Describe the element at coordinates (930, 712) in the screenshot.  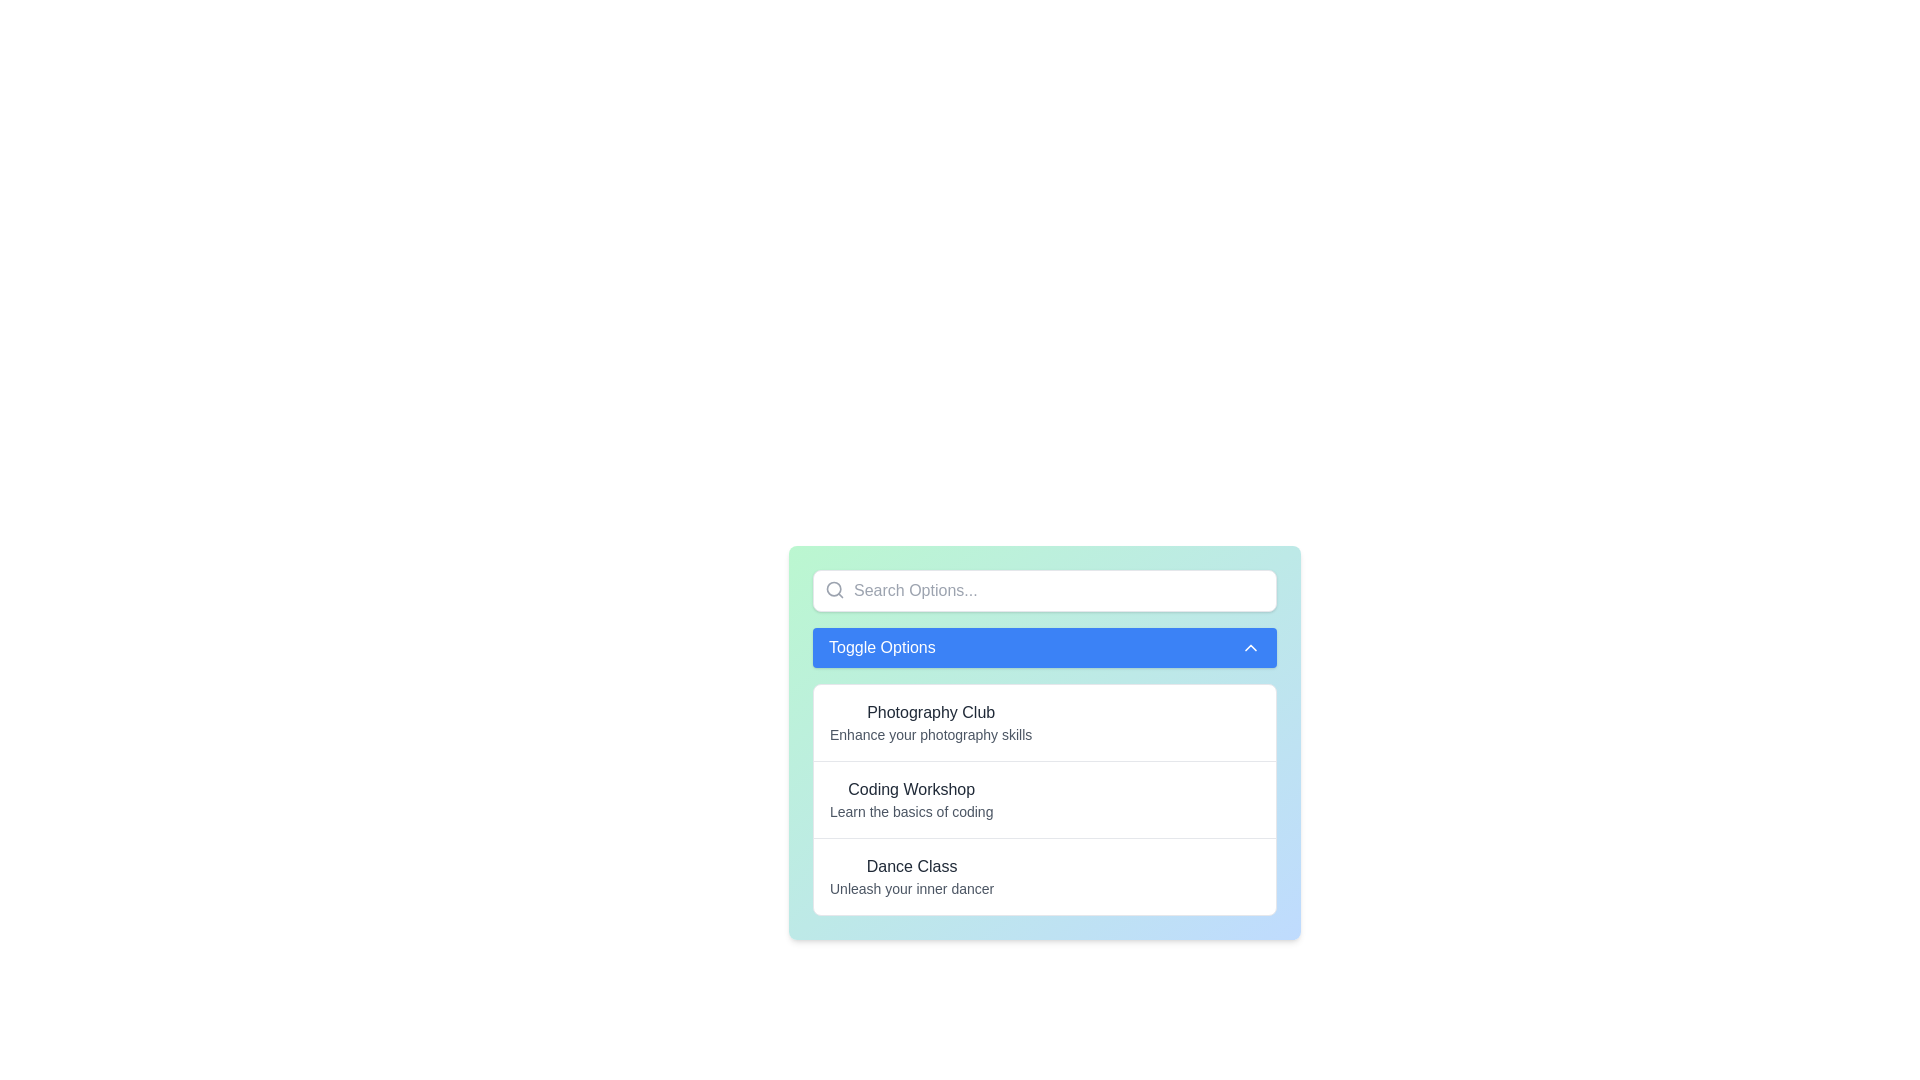
I see `'Photography Club' title text label located in the dropdown interface, positioned above 'Enhance your photography skills' and below 'Toggle Options'` at that location.